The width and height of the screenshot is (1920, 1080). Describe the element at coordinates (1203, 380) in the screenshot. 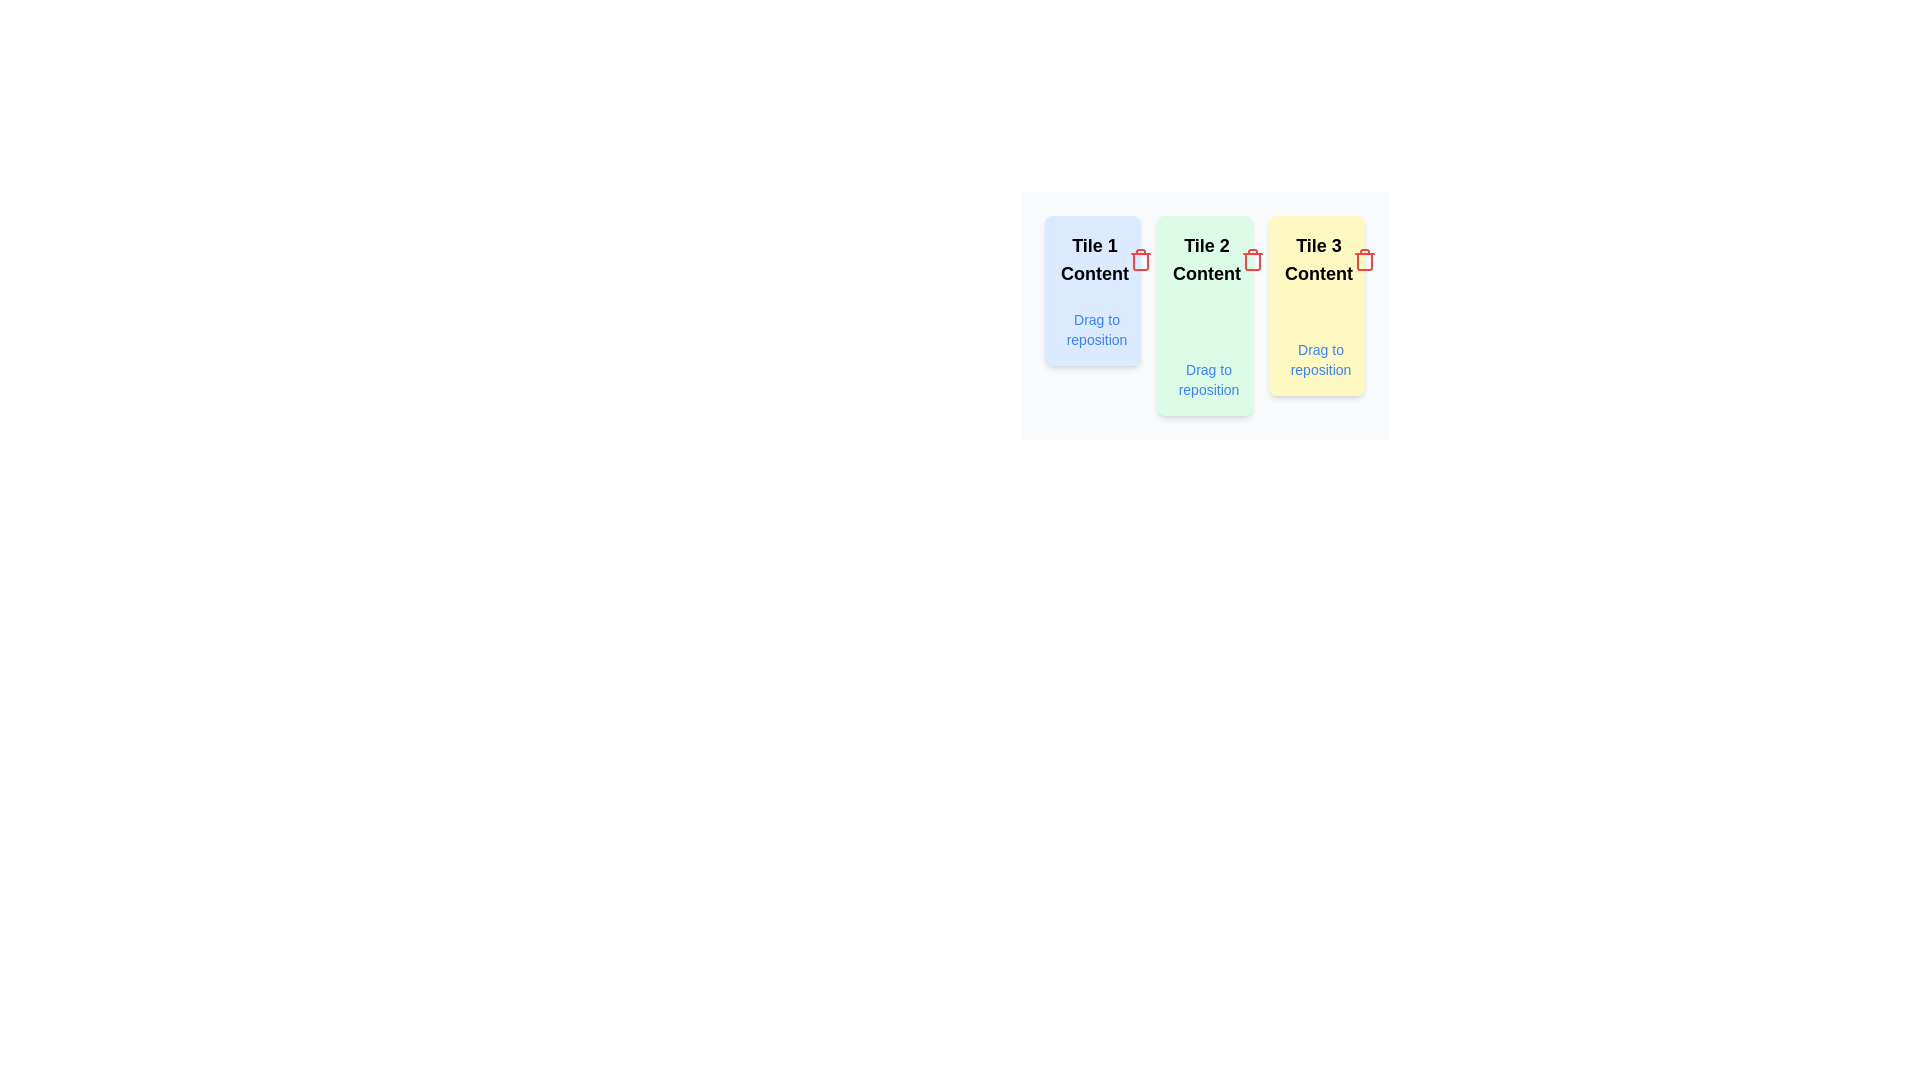

I see `on the interactive draggable text element located at the bottom-center of the 'Tile 2 Content' card with a green background` at that location.